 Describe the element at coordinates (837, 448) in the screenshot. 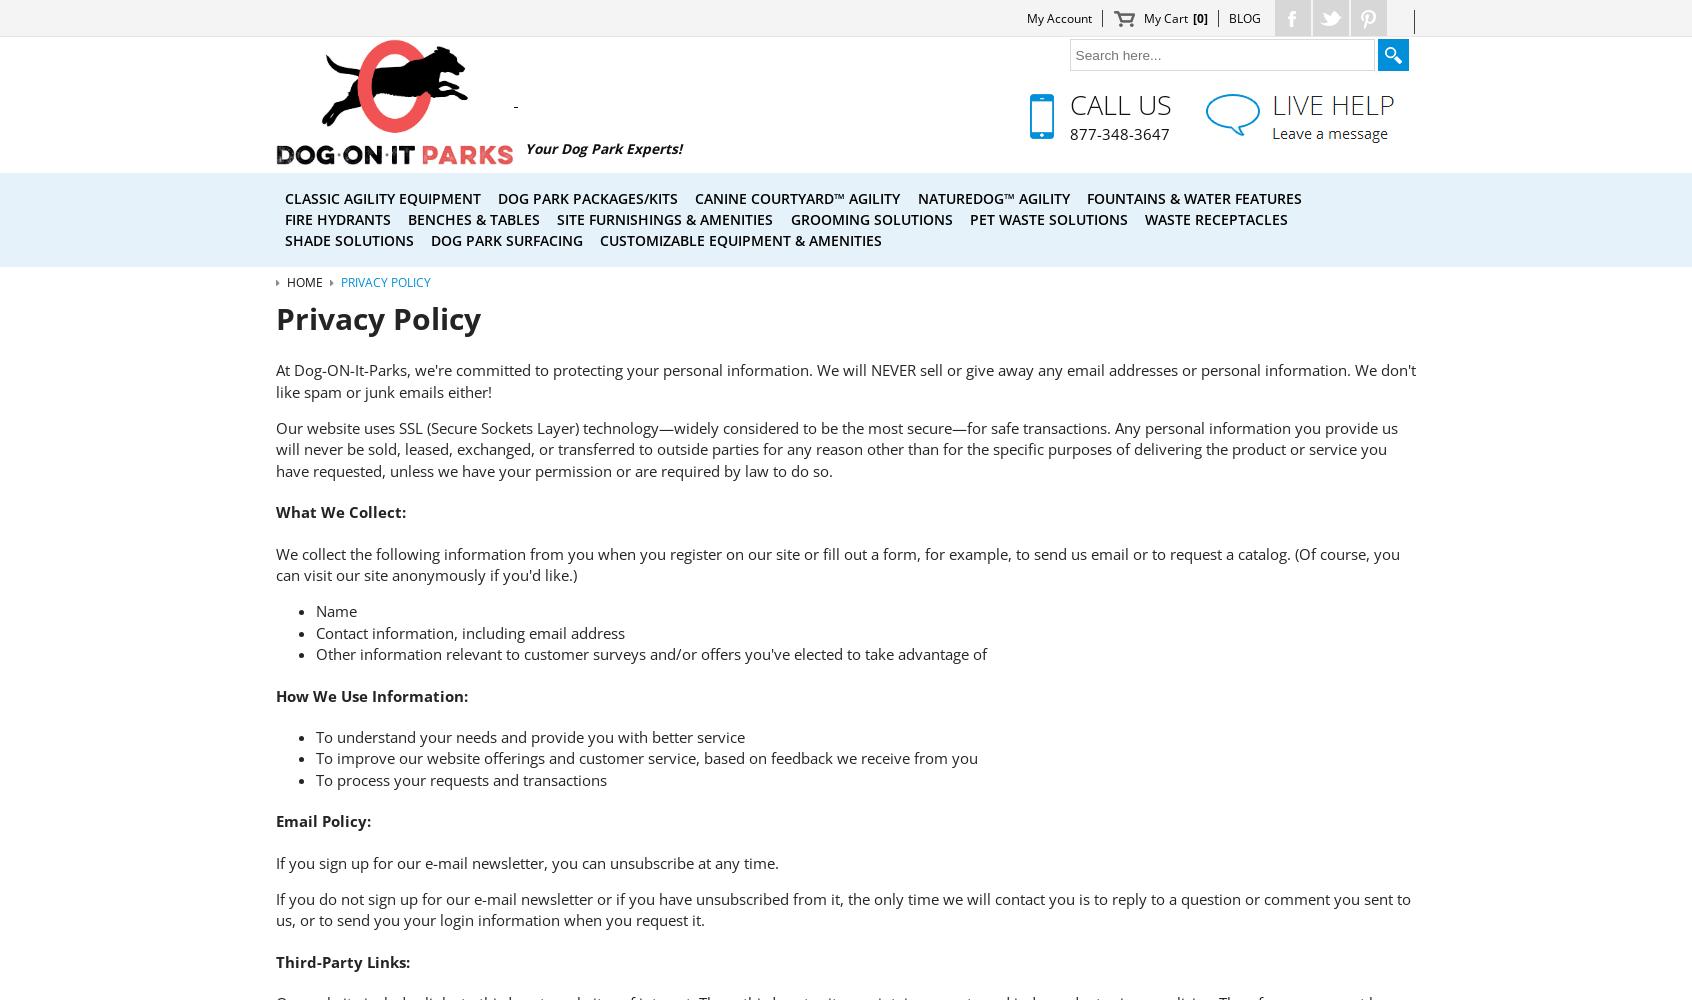

I see `'Our website uses SSL (Secure Sockets Layer) technology—widely considered to be the most secure—for safe transactions. Any personal information you provide us will never be sold, leased, exchanged, or transferred to outside parties for any reason other than for the specific purposes of delivering the product or service you have requested, unless we have your permission or are required by law to do so.'` at that location.